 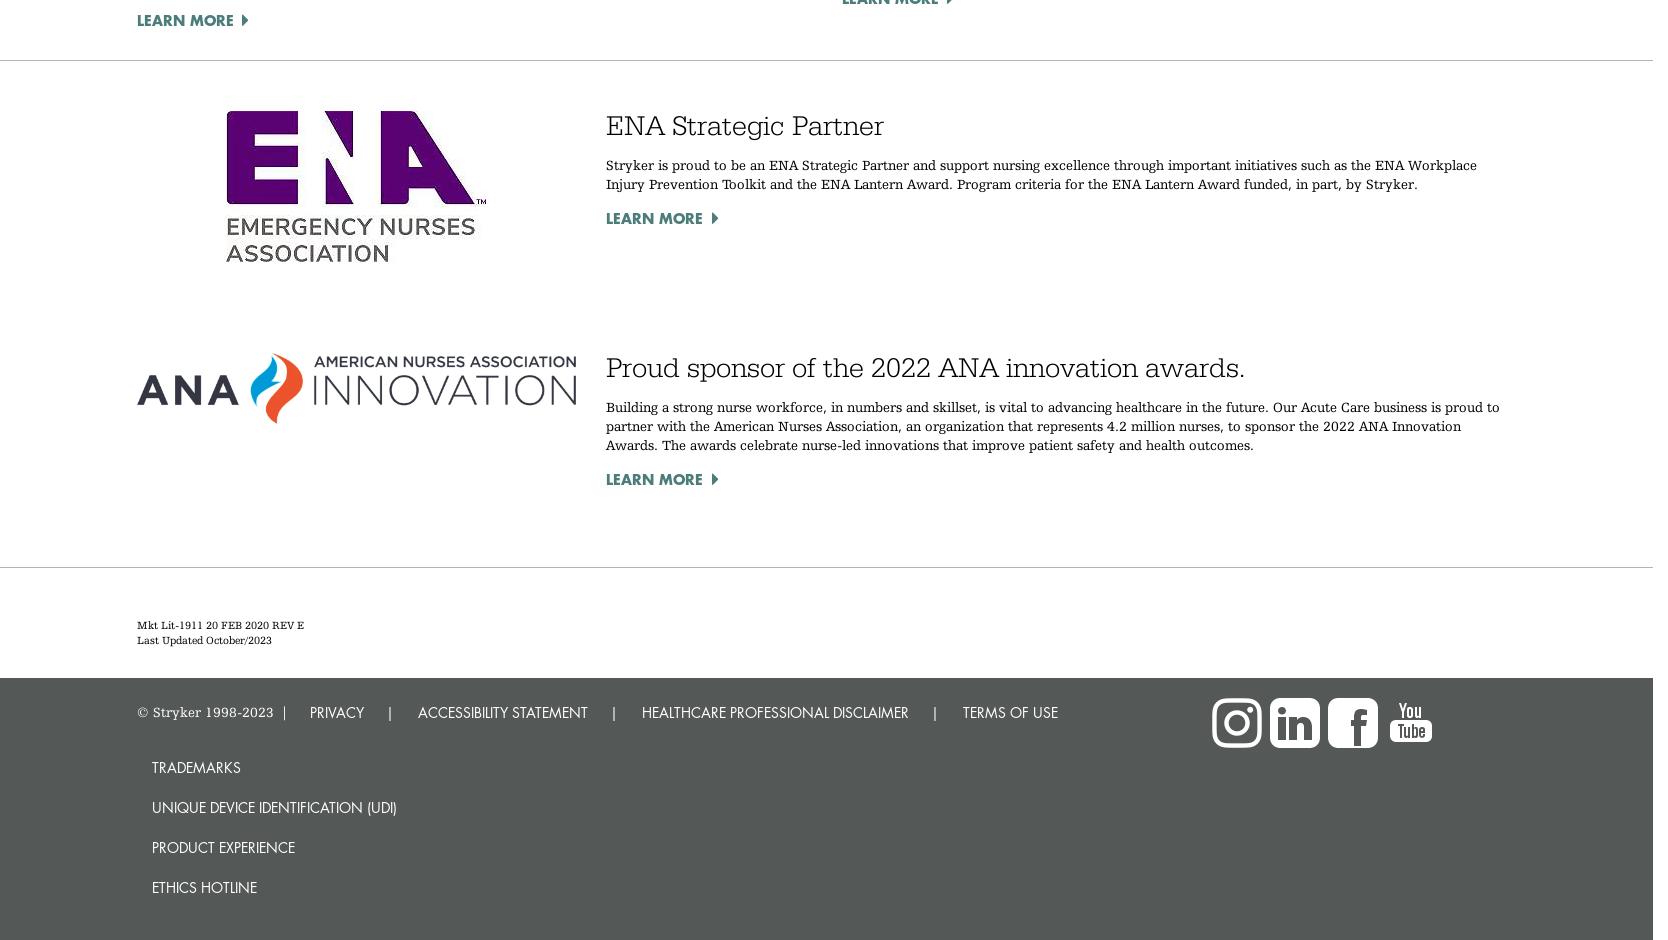 I want to click on 'Trademarks', so click(x=195, y=766).